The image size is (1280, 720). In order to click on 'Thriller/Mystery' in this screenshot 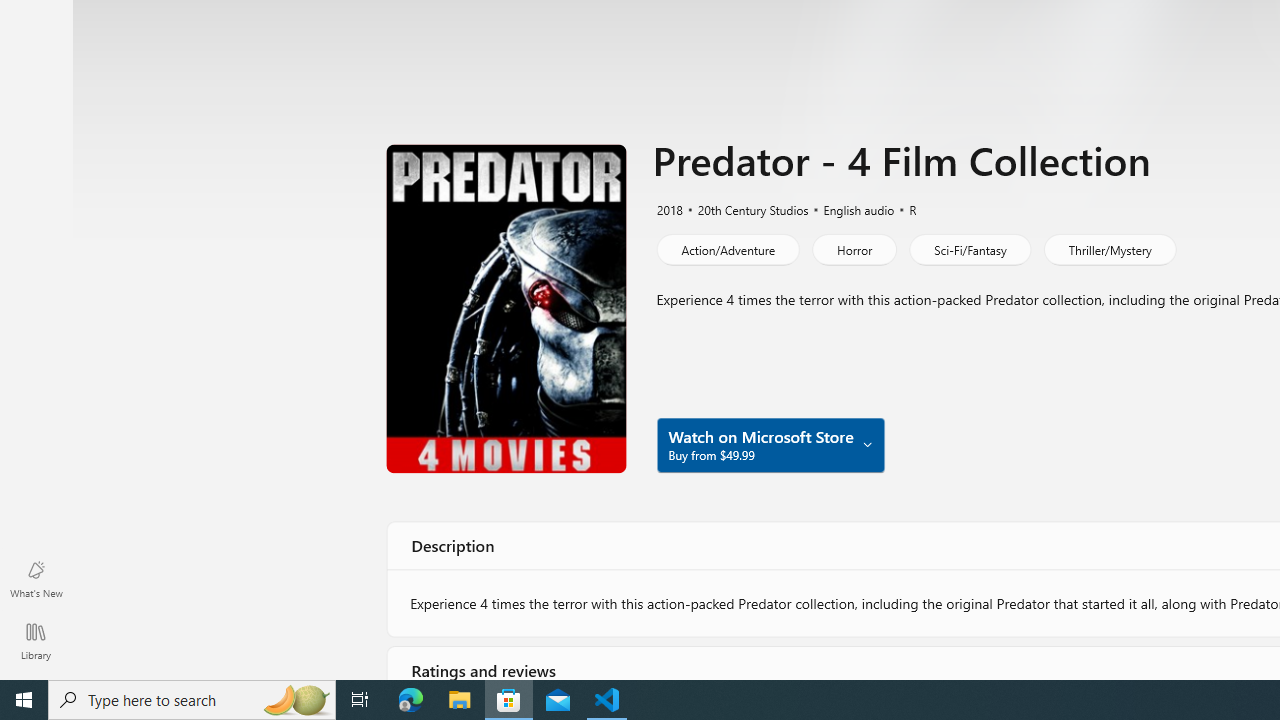, I will do `click(1108, 248)`.